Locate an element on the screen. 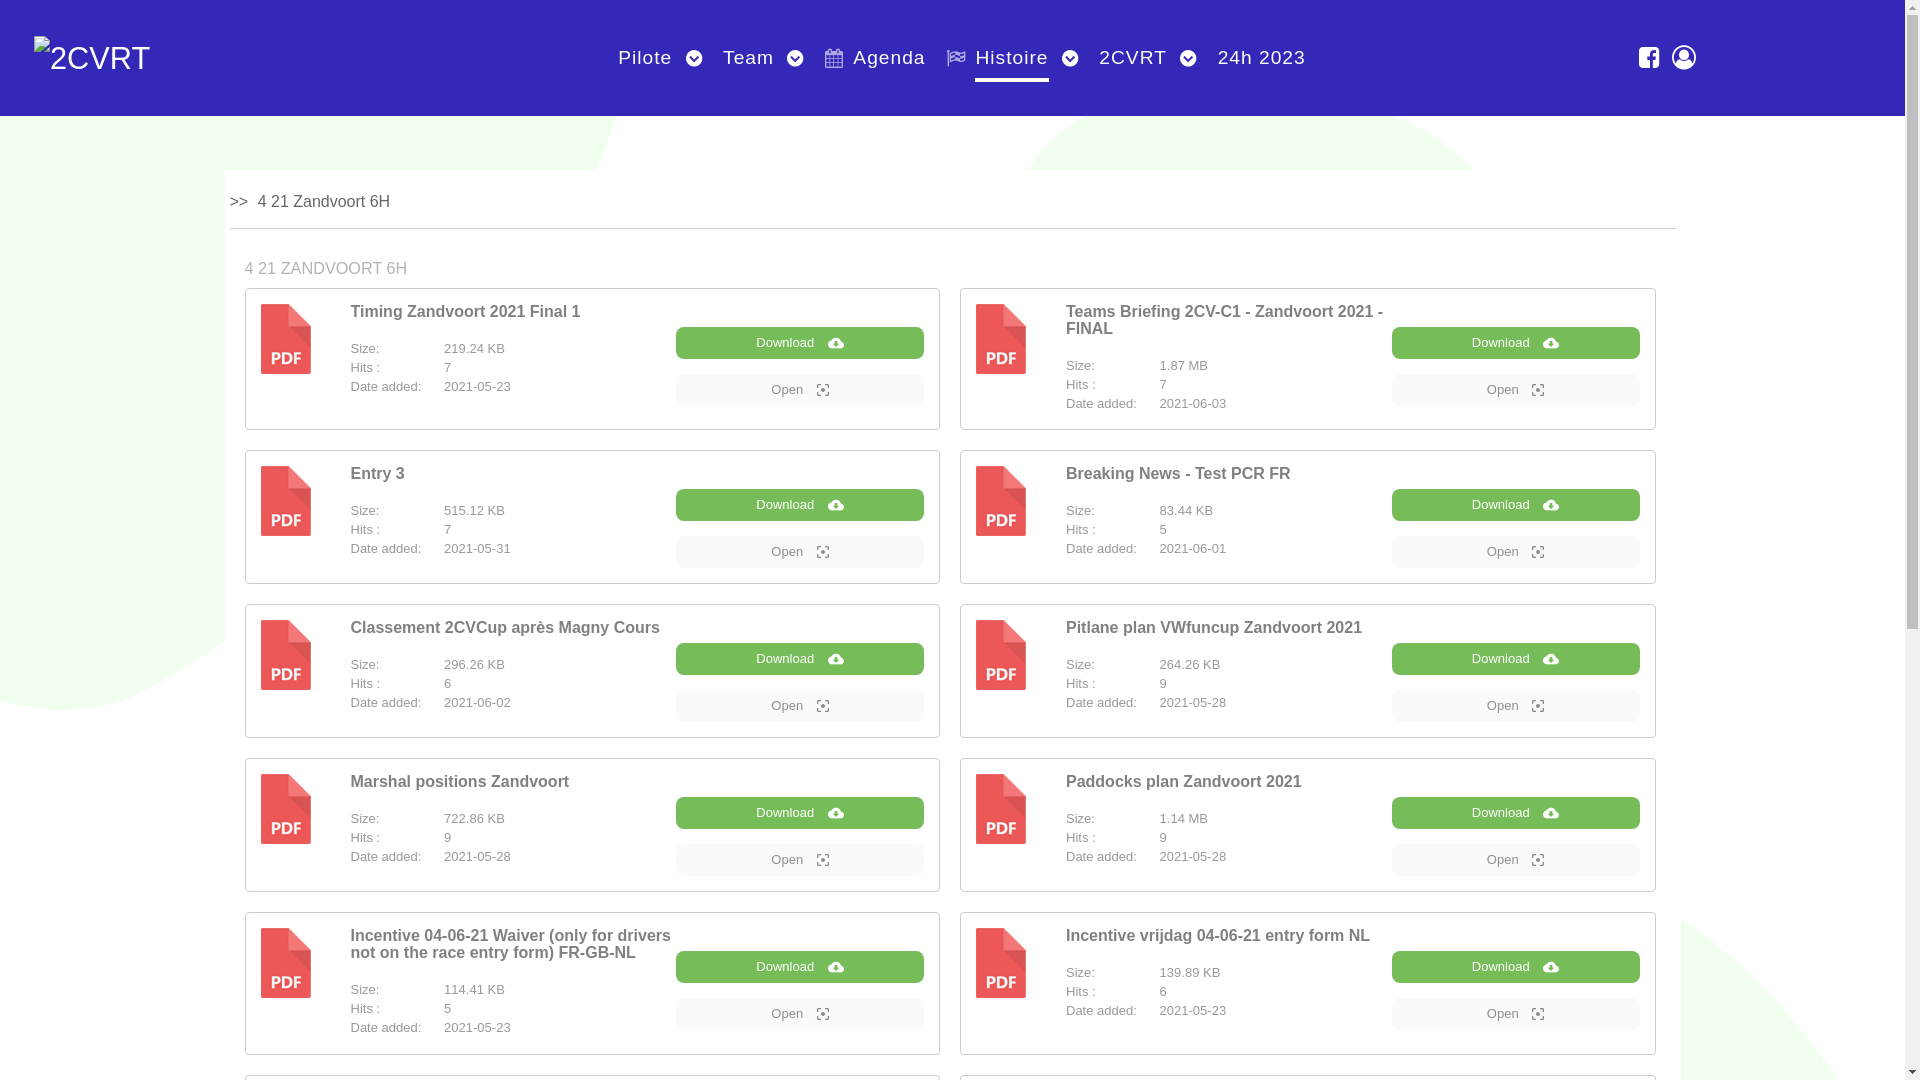 The height and width of the screenshot is (1080, 1920). 'Download' is located at coordinates (1516, 504).